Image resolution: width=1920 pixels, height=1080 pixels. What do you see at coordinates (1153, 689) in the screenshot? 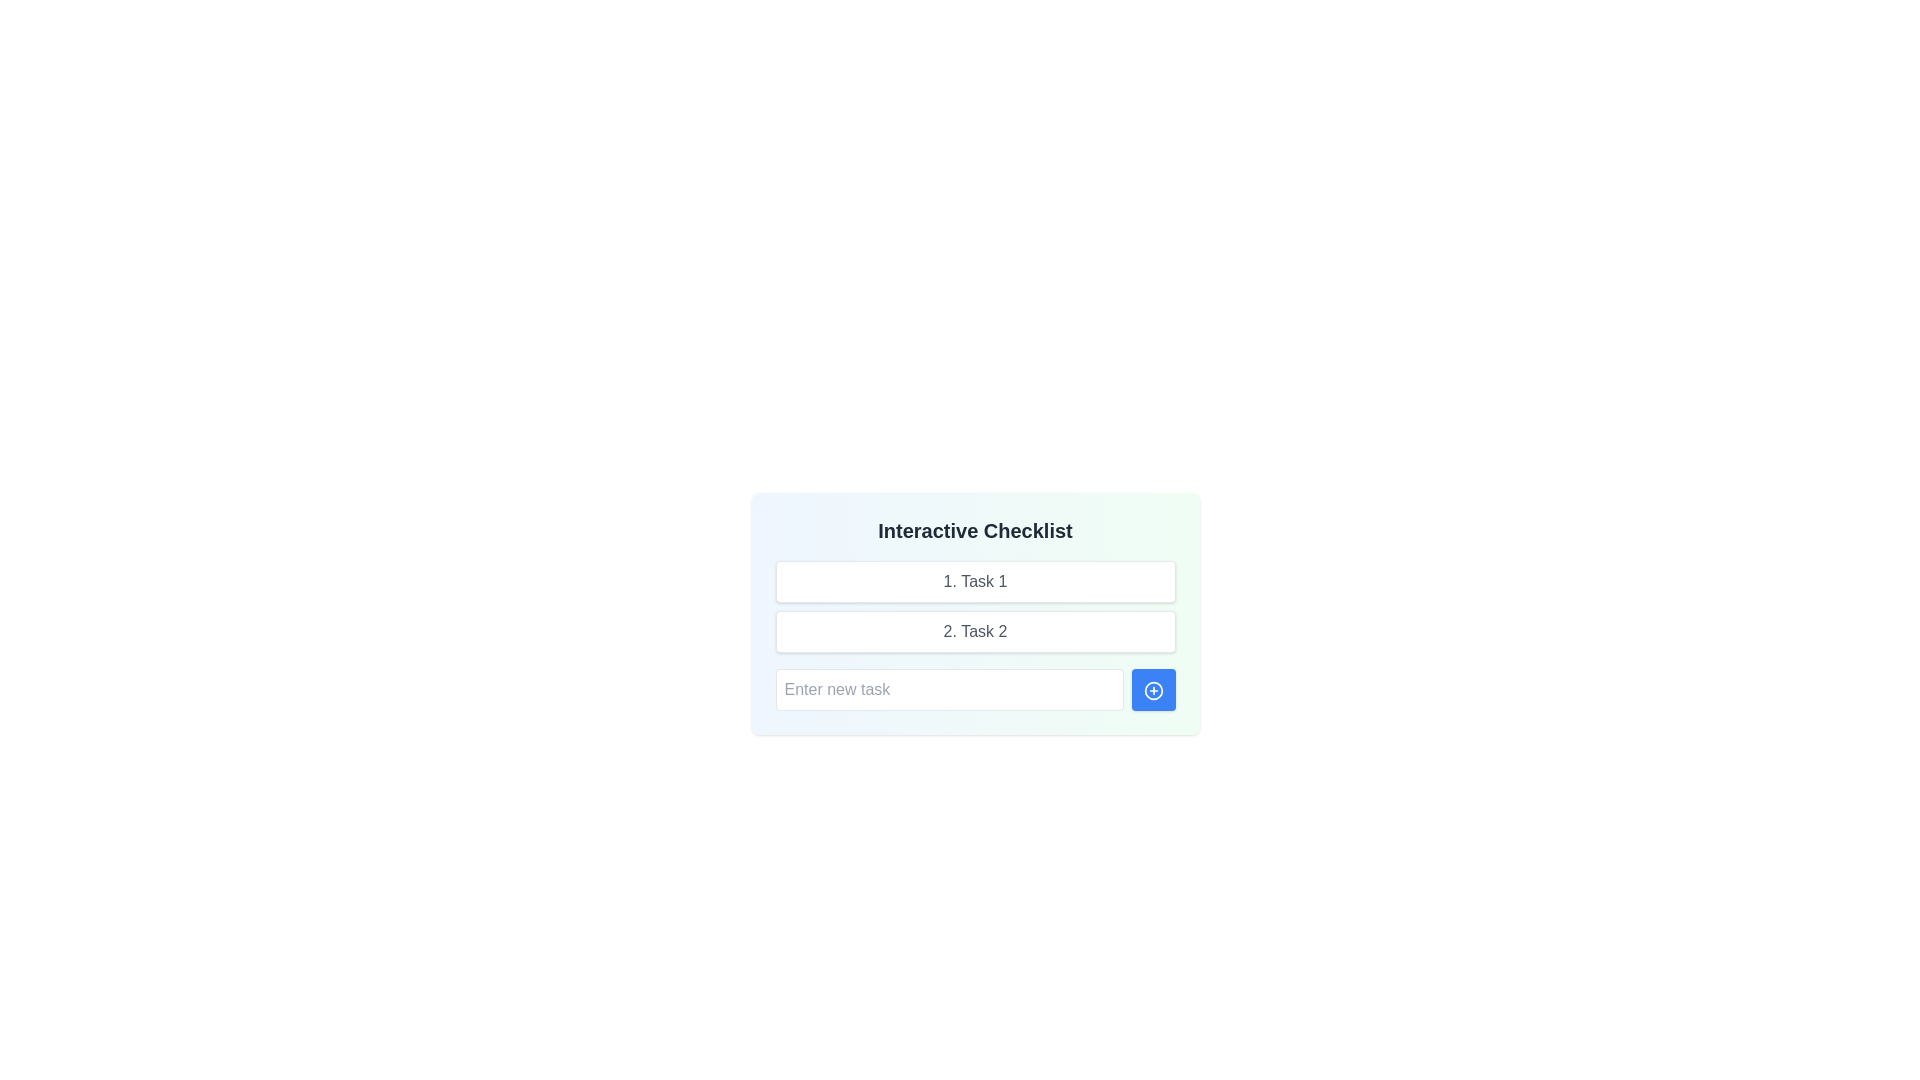
I see `the interactive icon located at the right end of the input field below the list items '1. Task 1' and '2. Task 2'` at bounding box center [1153, 689].